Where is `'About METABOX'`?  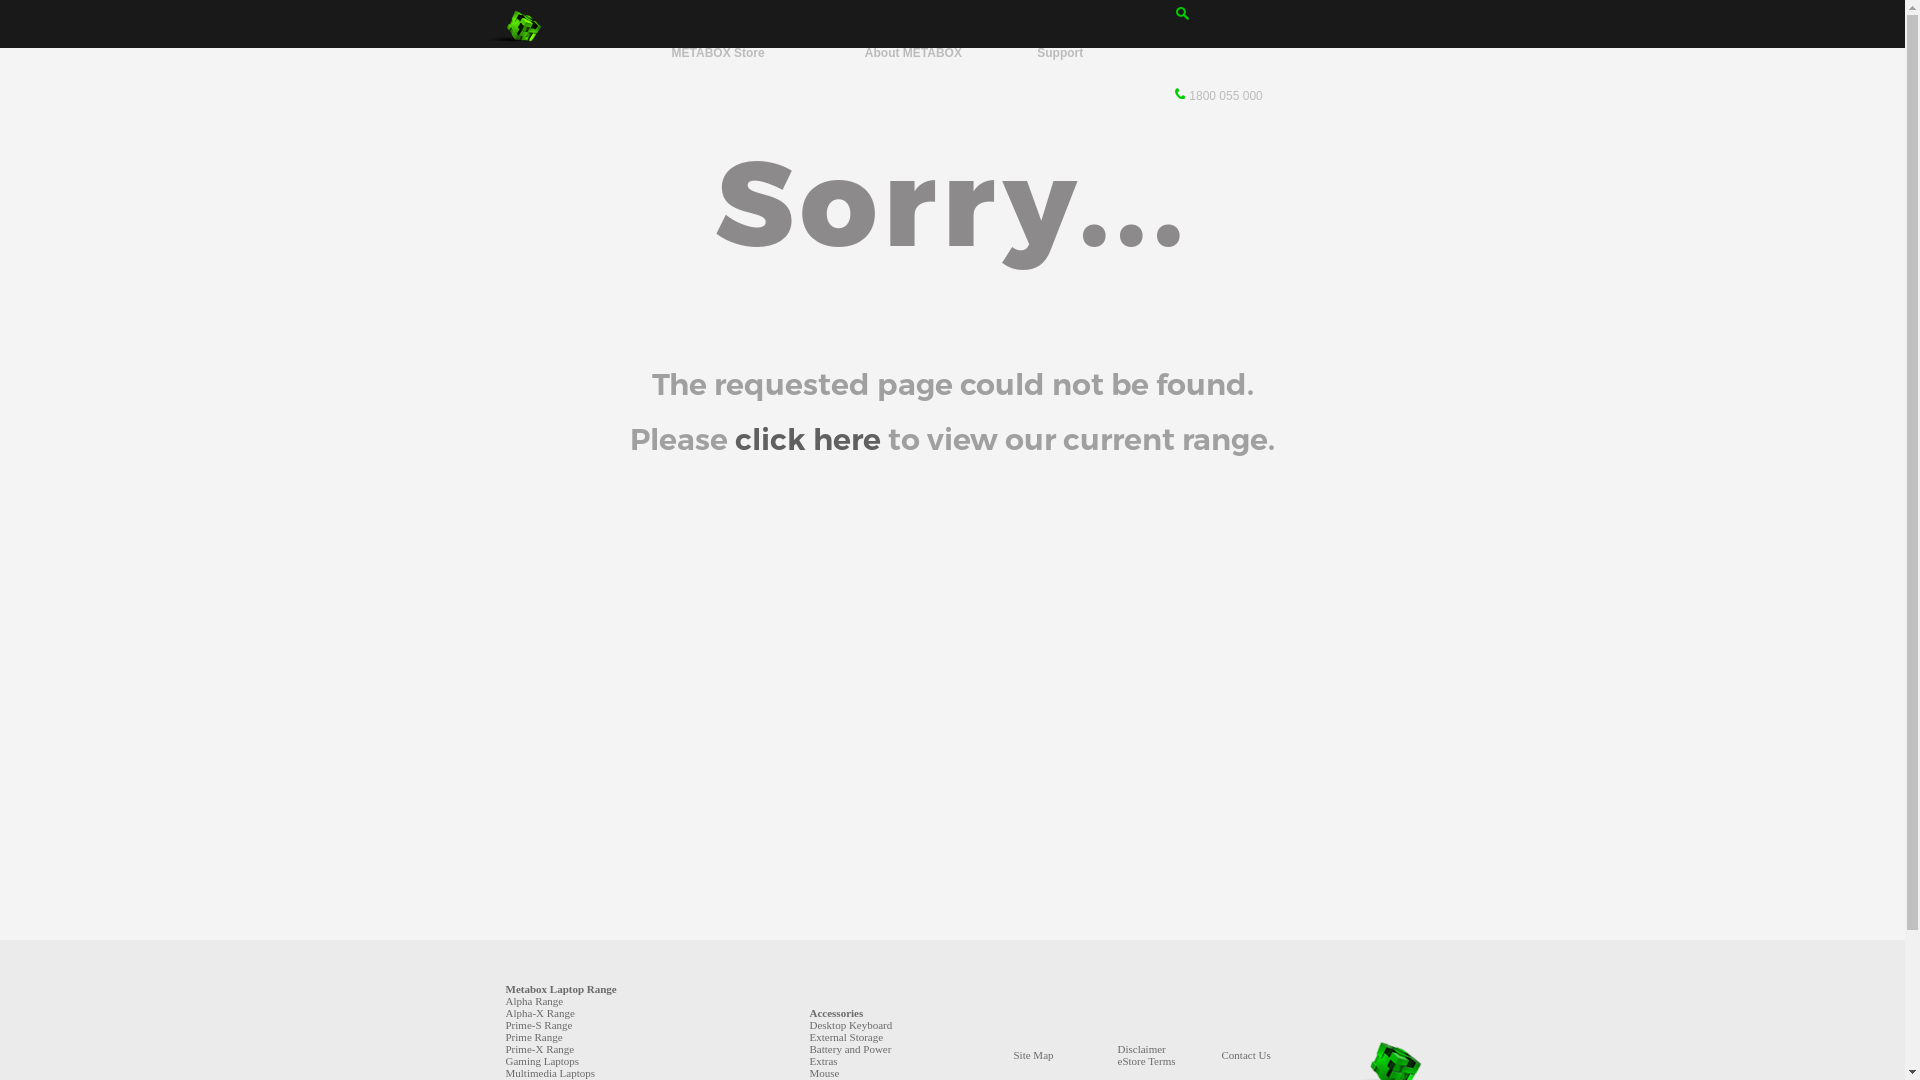 'About METABOX' is located at coordinates (912, 52).